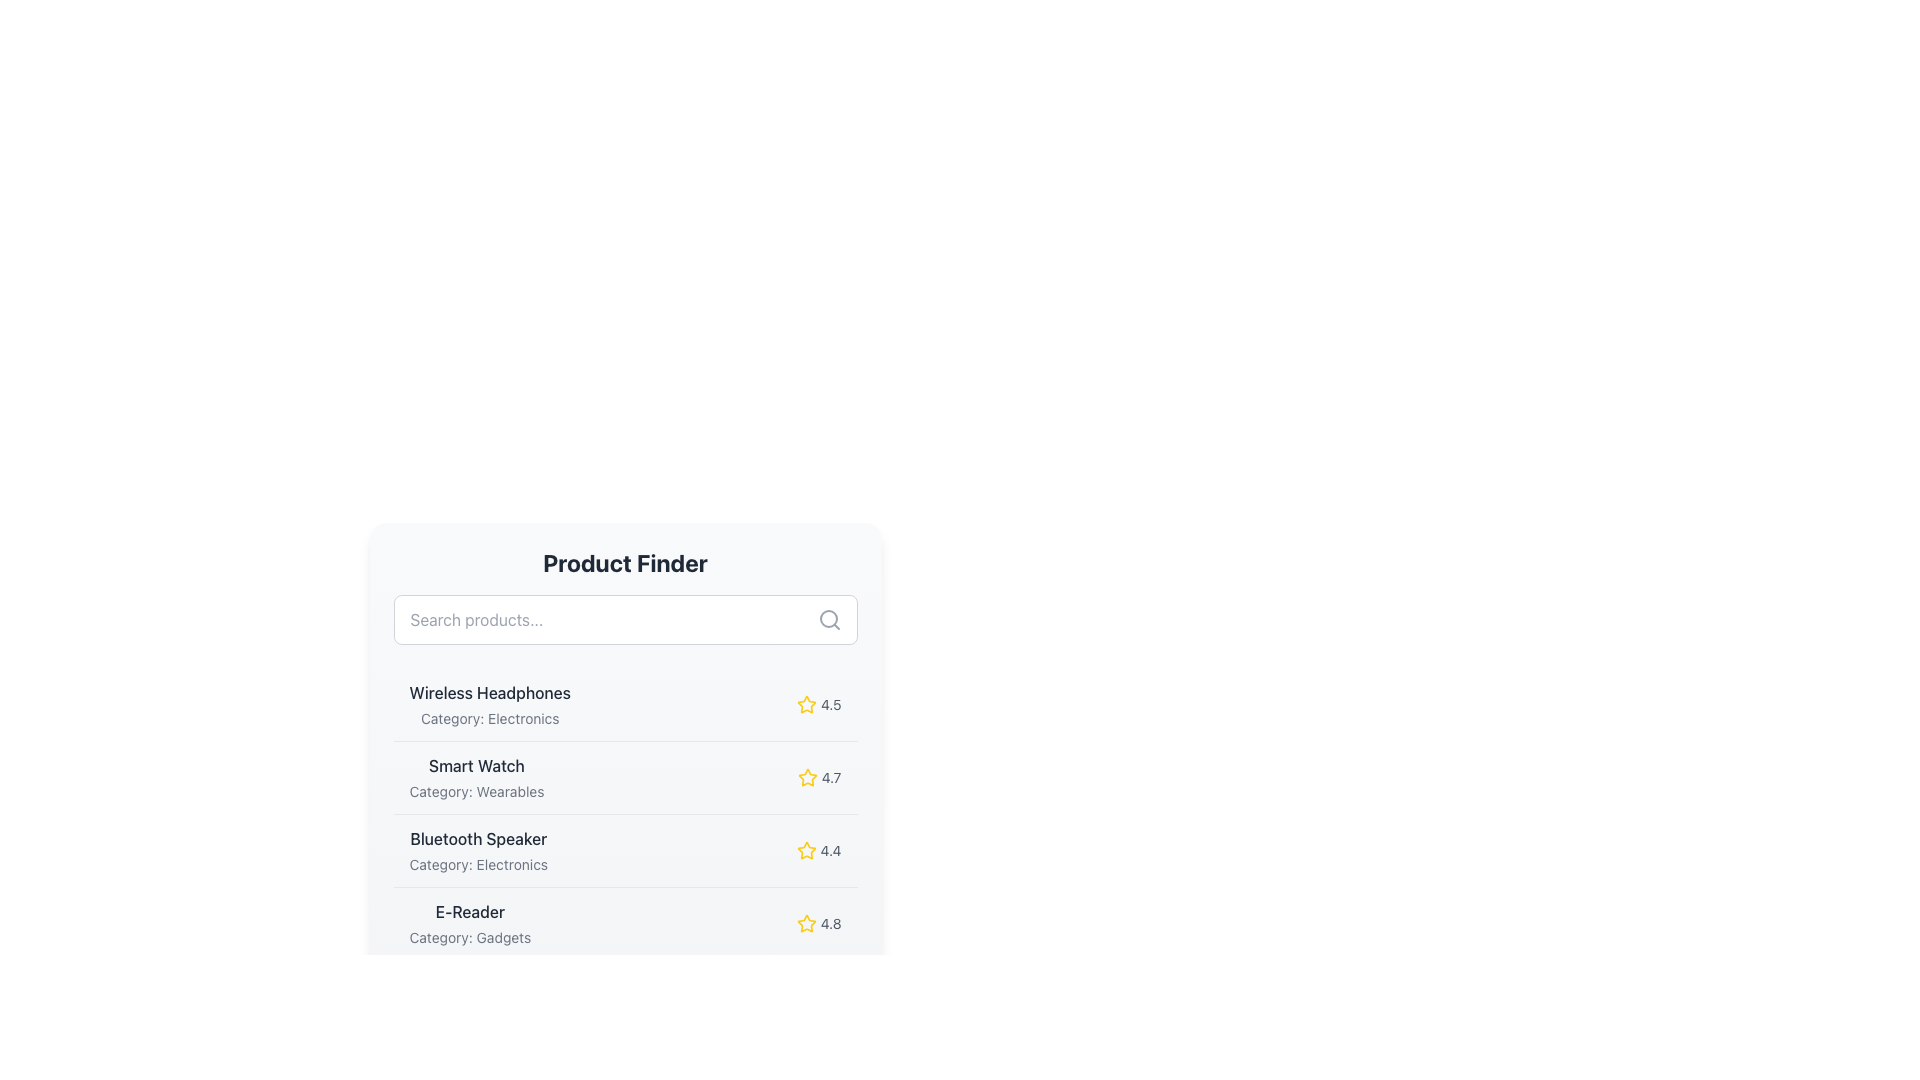 The image size is (1920, 1080). Describe the element at coordinates (469, 911) in the screenshot. I see `text label displaying 'E-Reader' which is the fourth product in the list, located centrally under 'Product Finder' and above 'Category: Gadgets'` at that location.